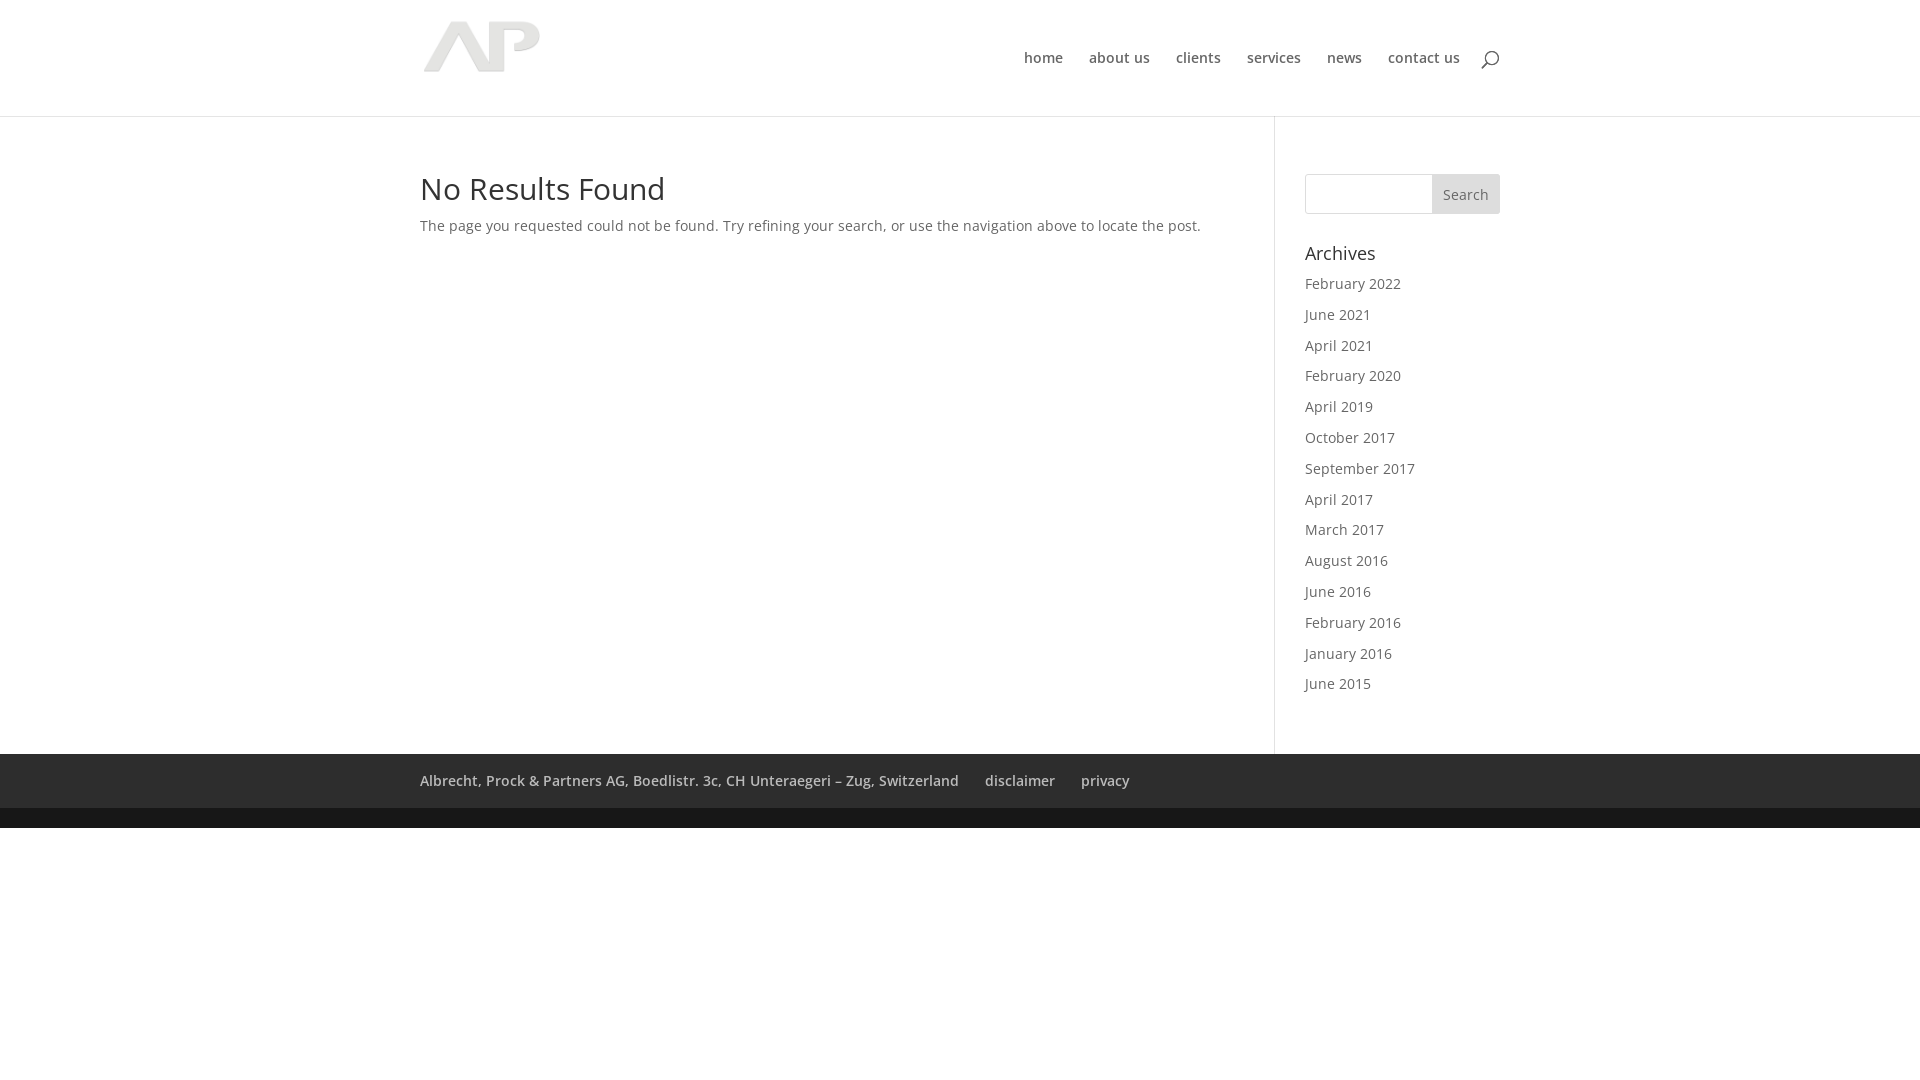  What do you see at coordinates (1339, 344) in the screenshot?
I see `'April 2021'` at bounding box center [1339, 344].